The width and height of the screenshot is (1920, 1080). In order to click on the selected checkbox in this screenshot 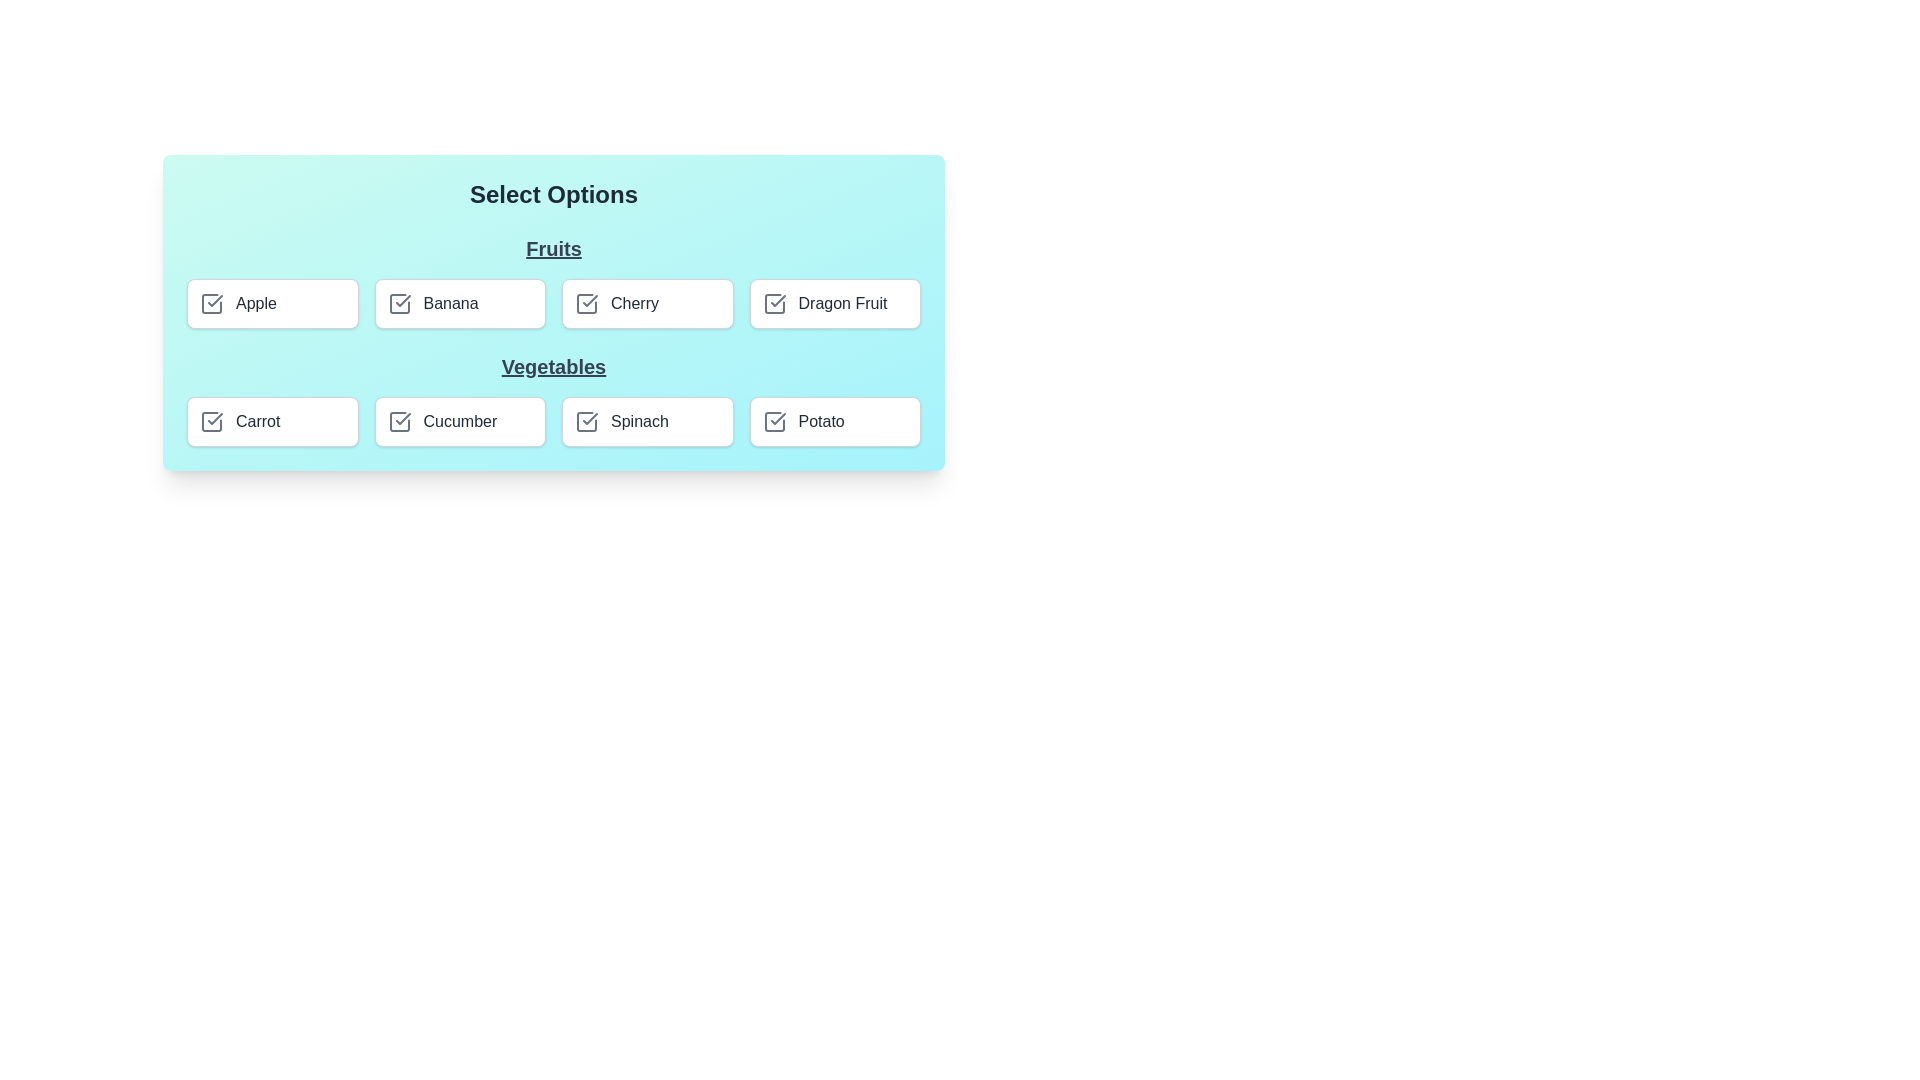, I will do `click(211, 420)`.